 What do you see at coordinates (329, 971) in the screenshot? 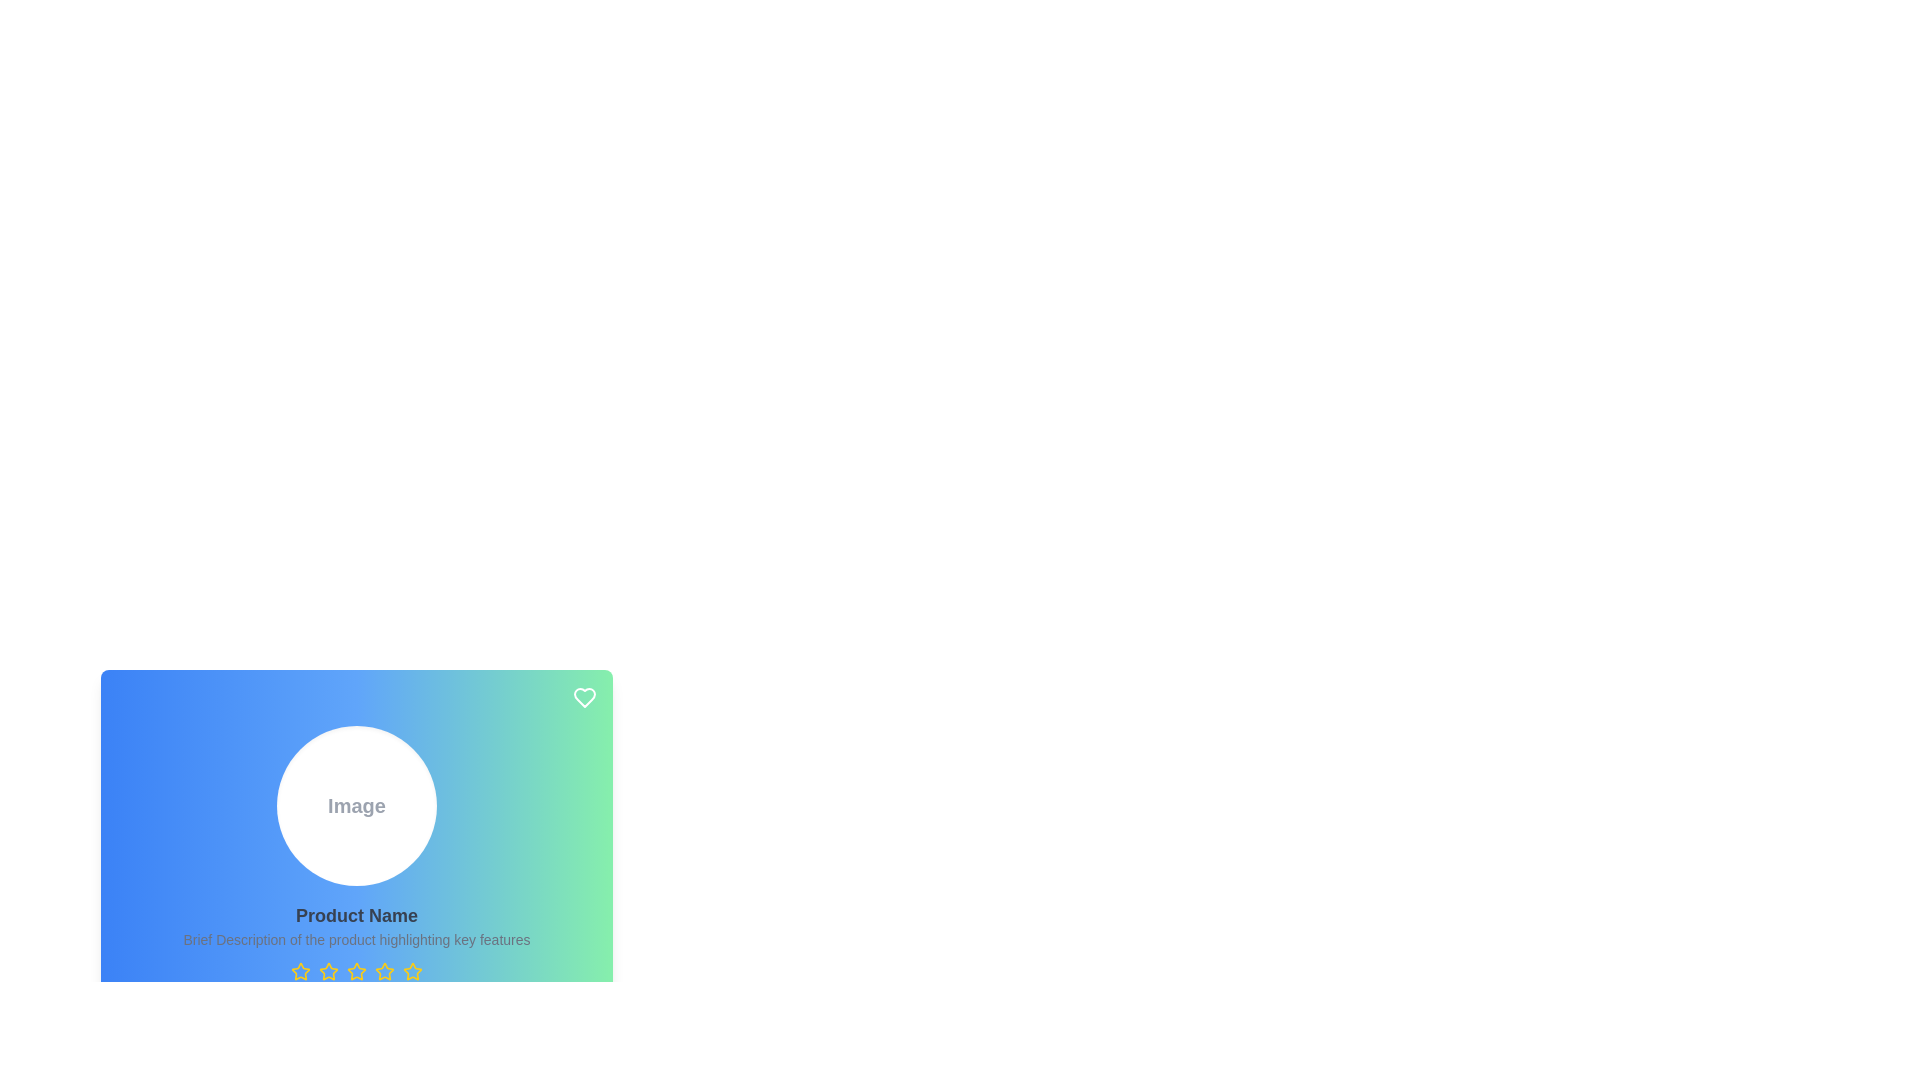
I see `the third star icon in the rating interface` at bounding box center [329, 971].